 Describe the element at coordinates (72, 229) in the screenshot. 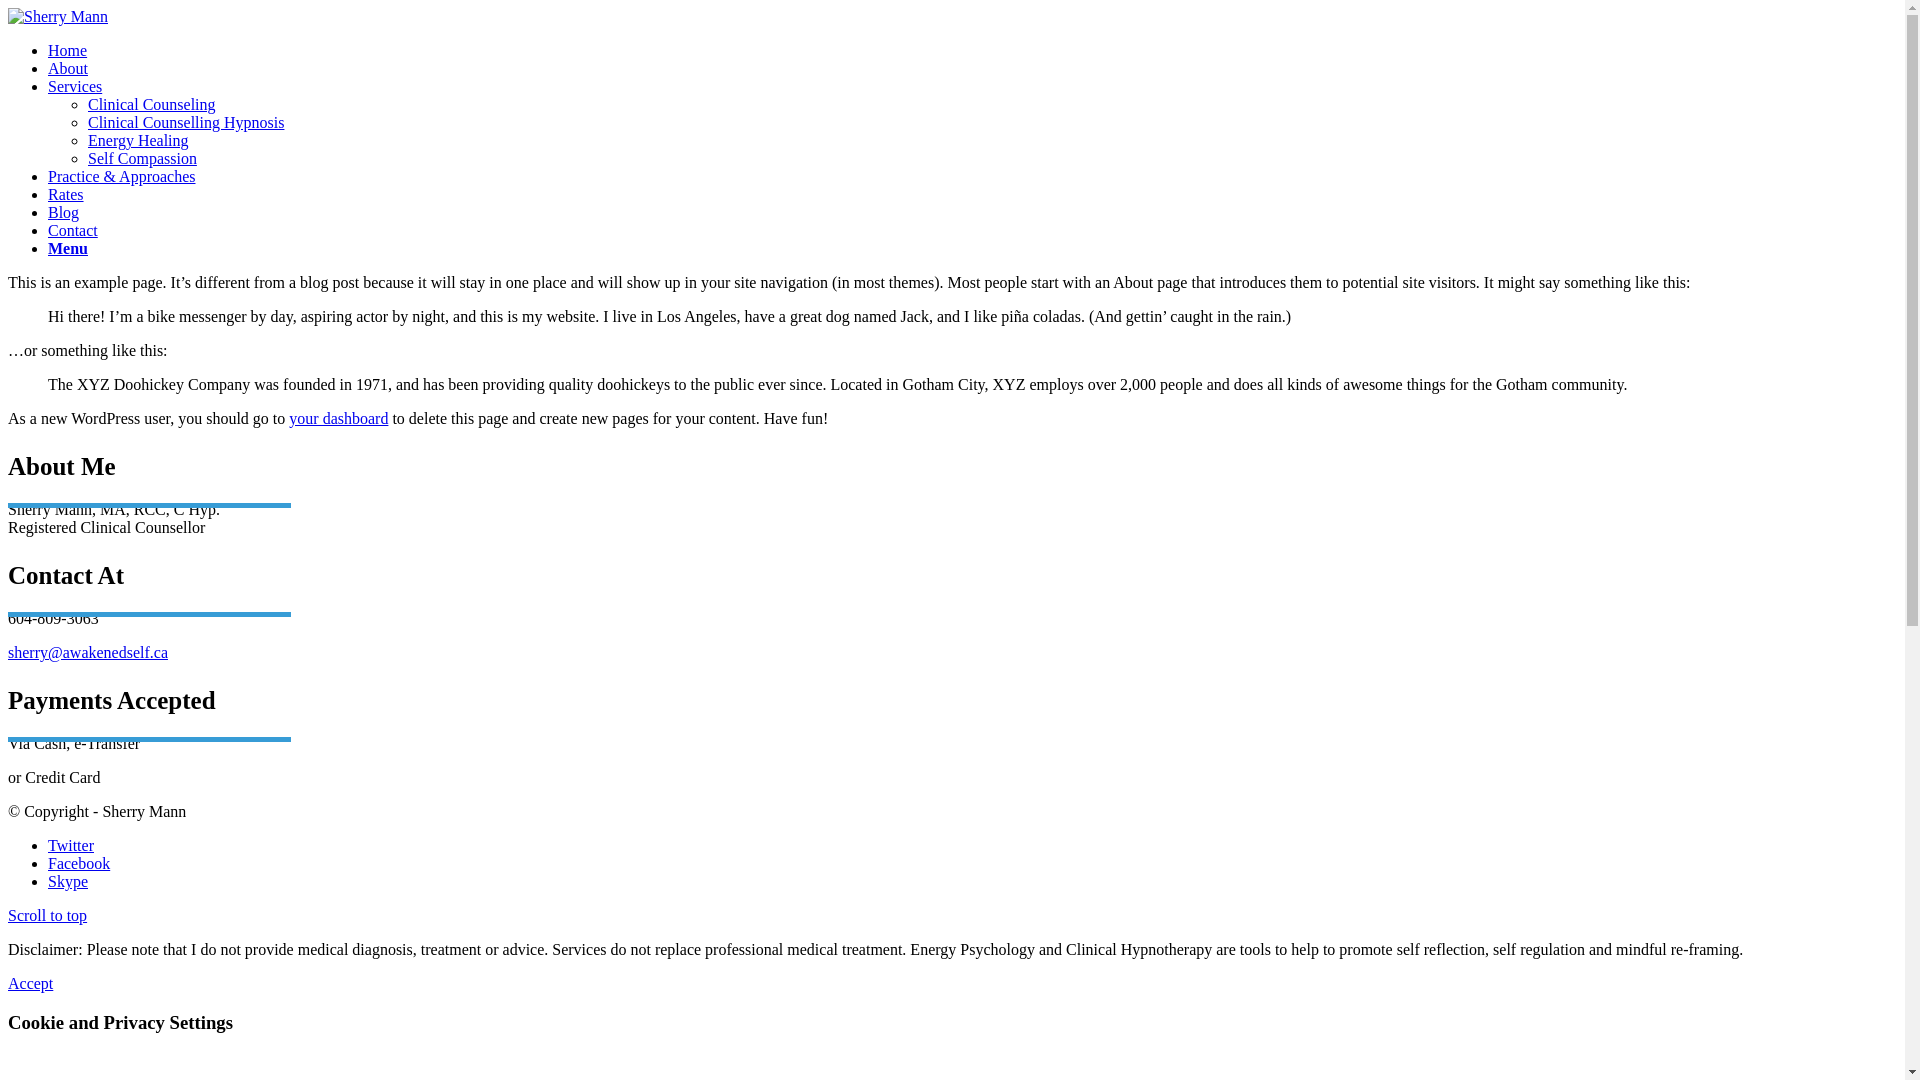

I see `'Contact'` at that location.